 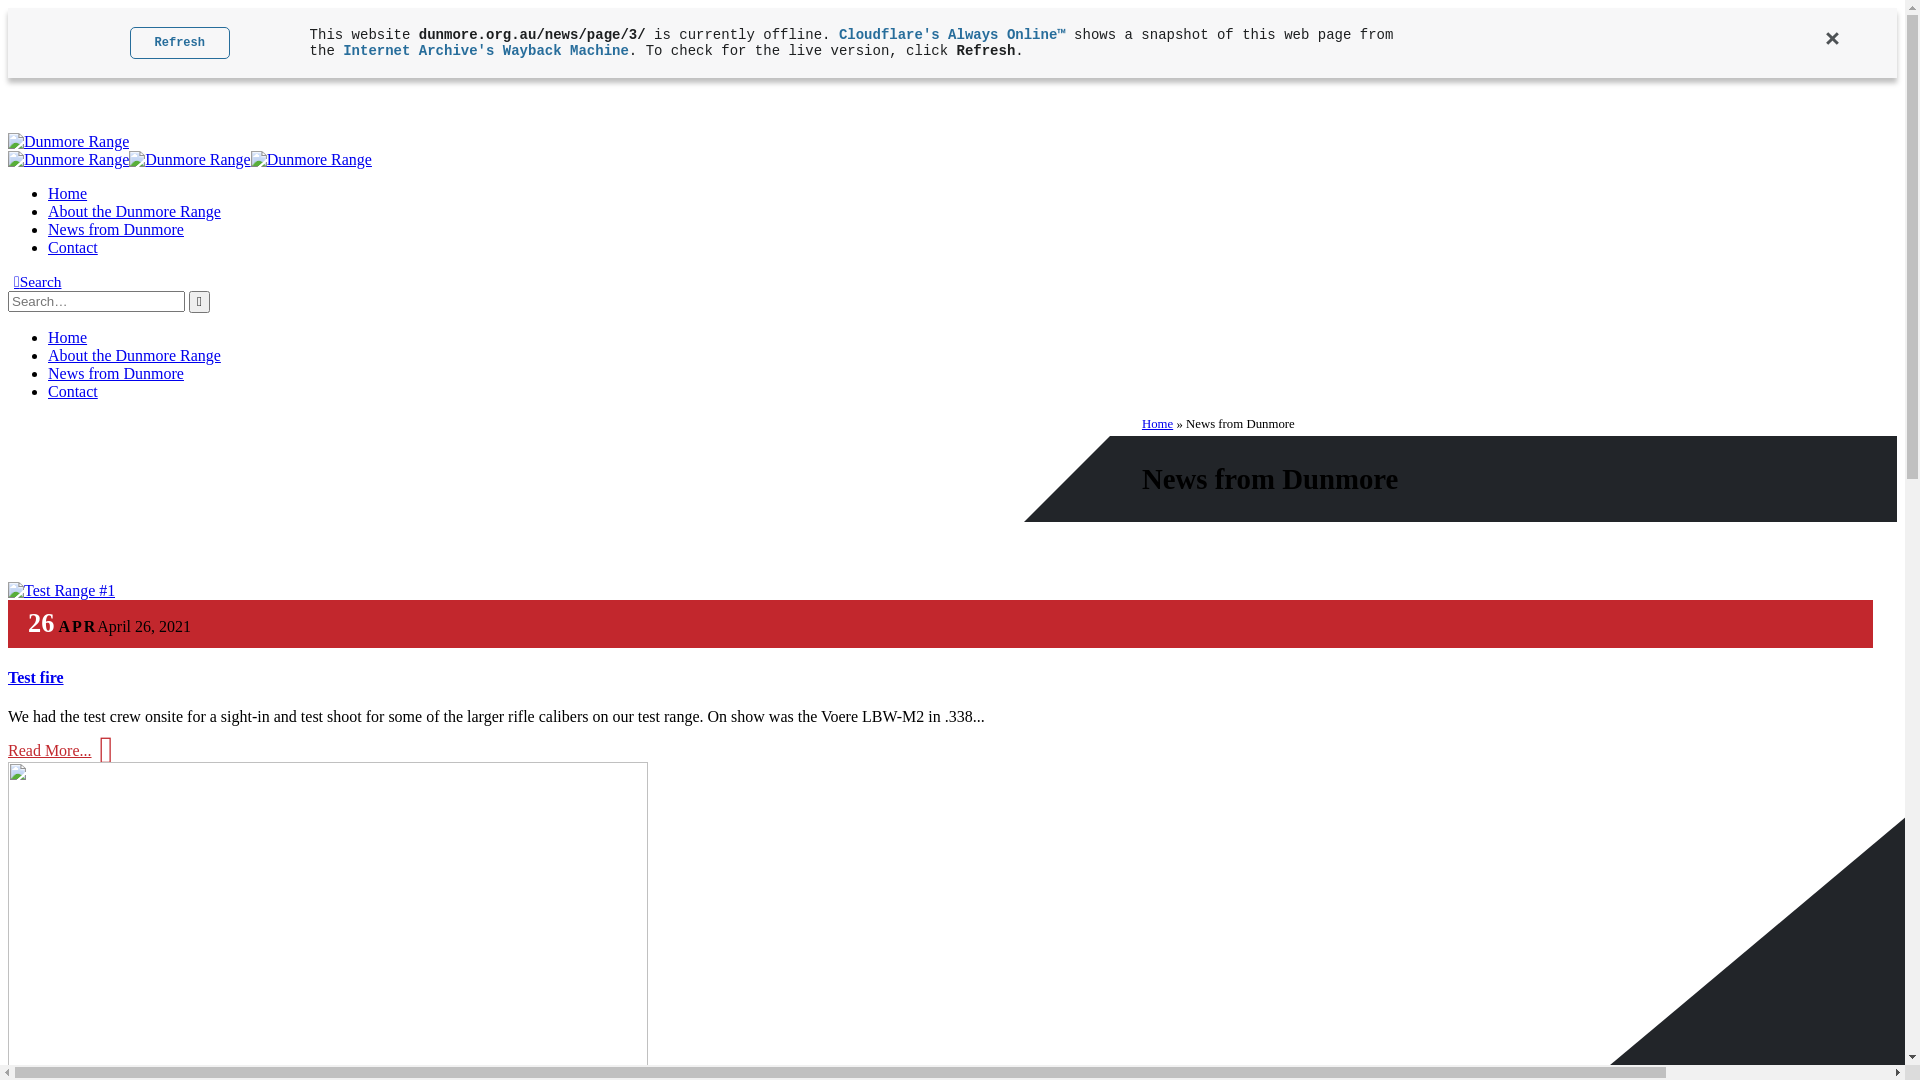 I want to click on 'Read More...', so click(x=61, y=751).